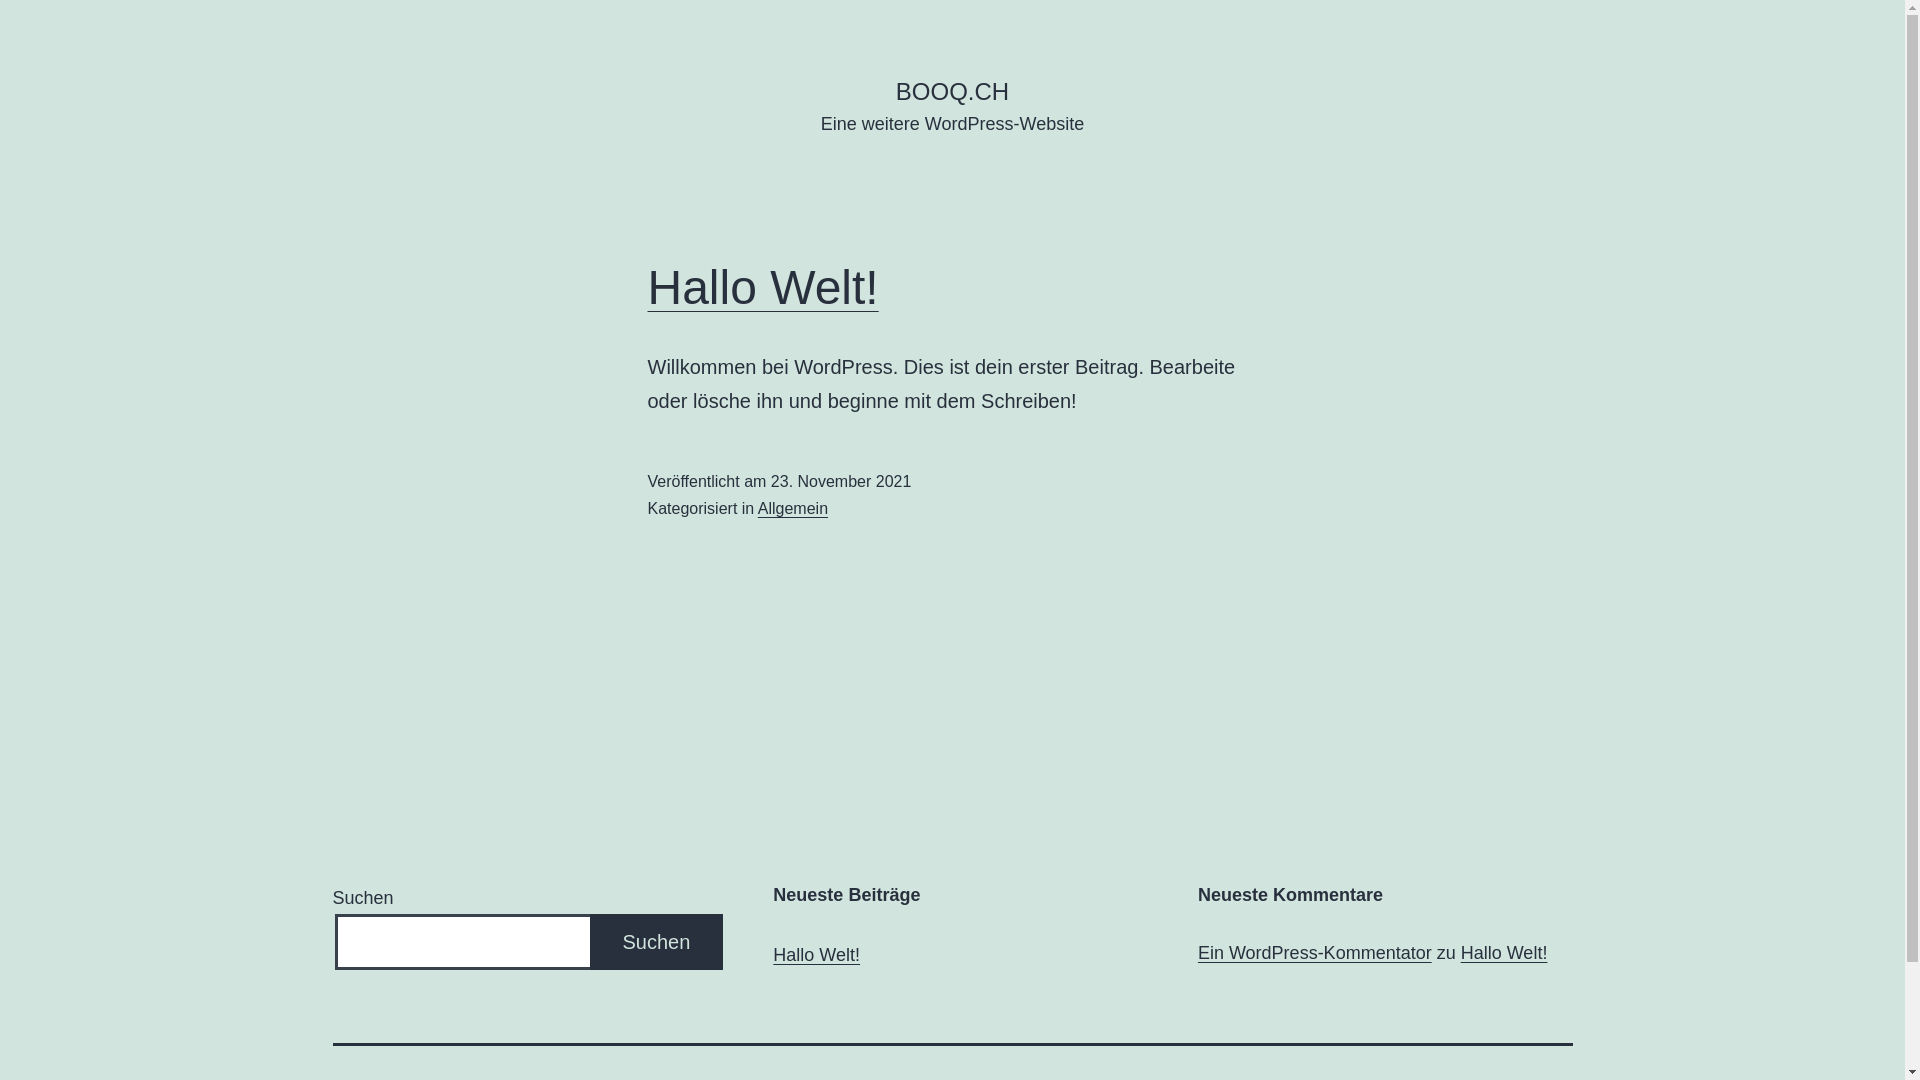 Image resolution: width=1920 pixels, height=1080 pixels. What do you see at coordinates (762, 287) in the screenshot?
I see `'Hallo Welt!'` at bounding box center [762, 287].